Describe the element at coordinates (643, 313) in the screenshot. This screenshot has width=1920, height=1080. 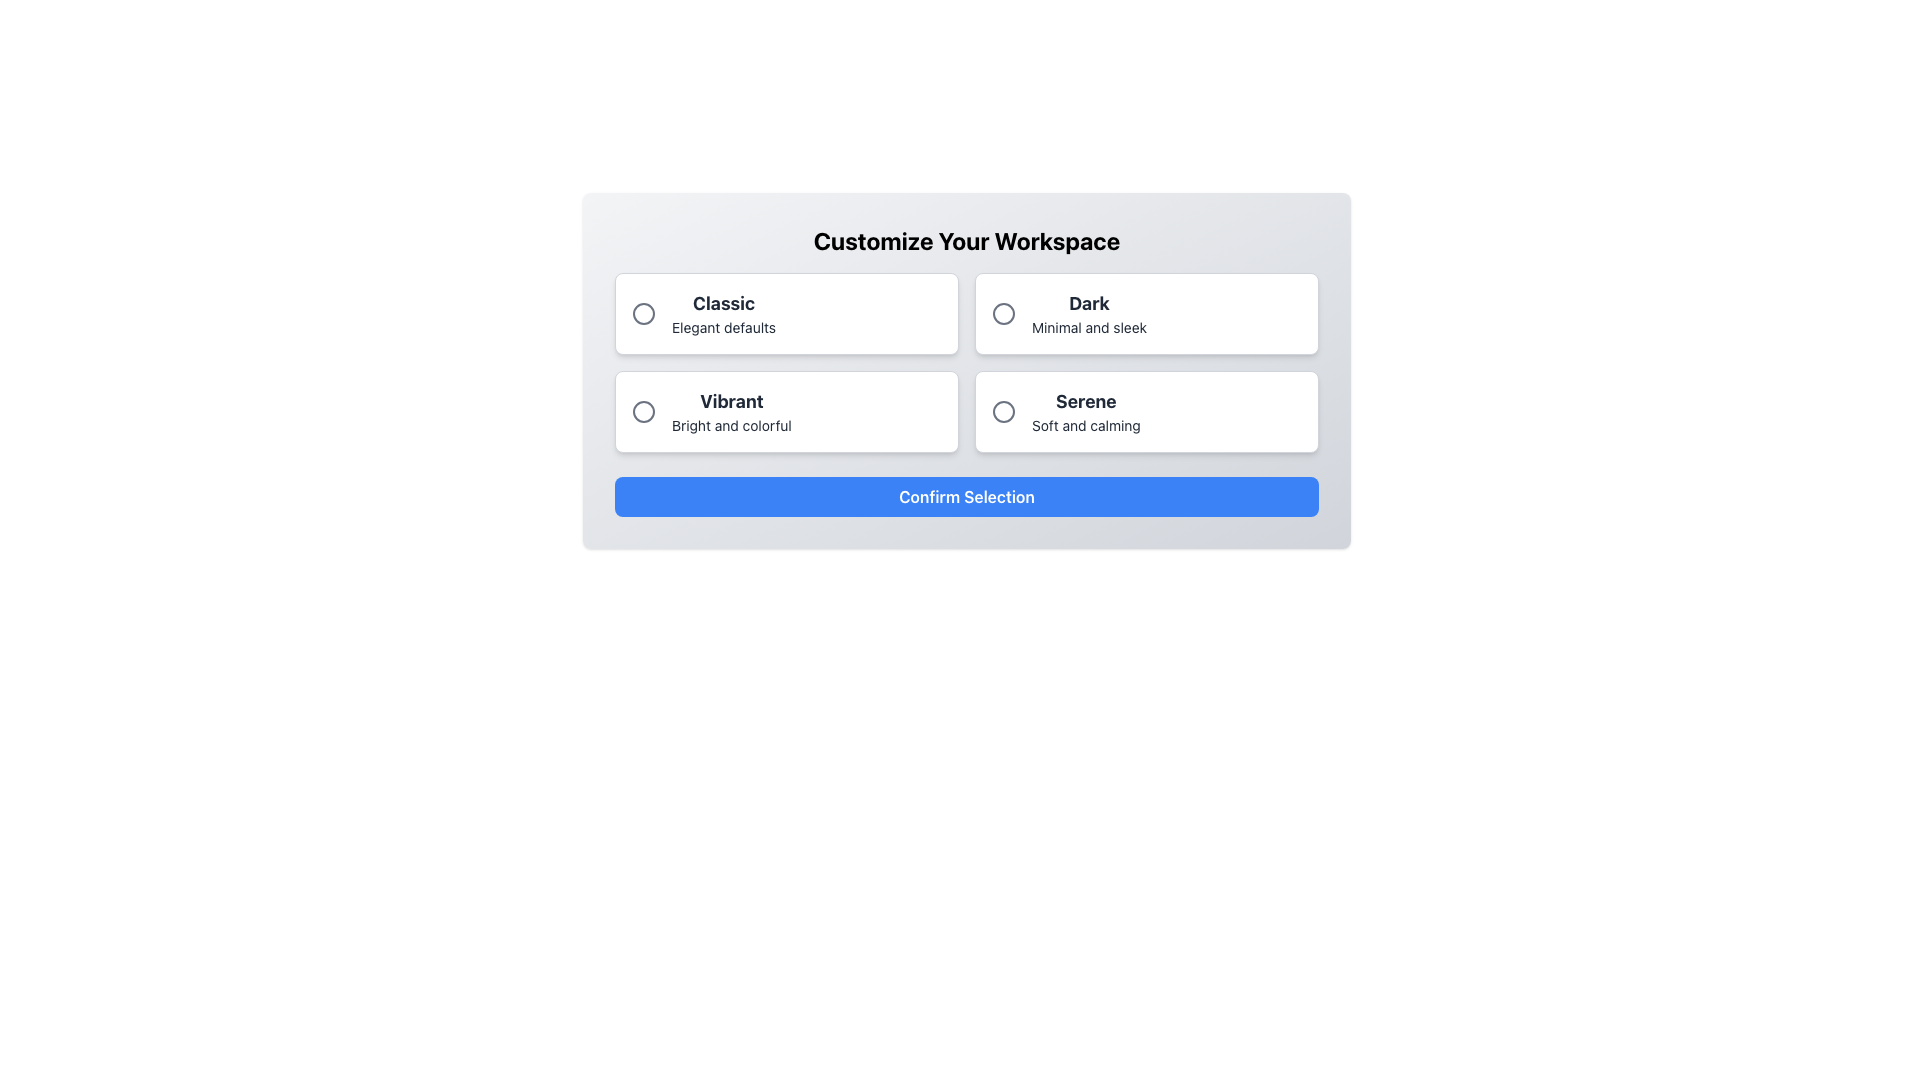
I see `the Circle graphic element located to the left of the text 'Classic' in the top-left option of the workspace settings grid` at that location.